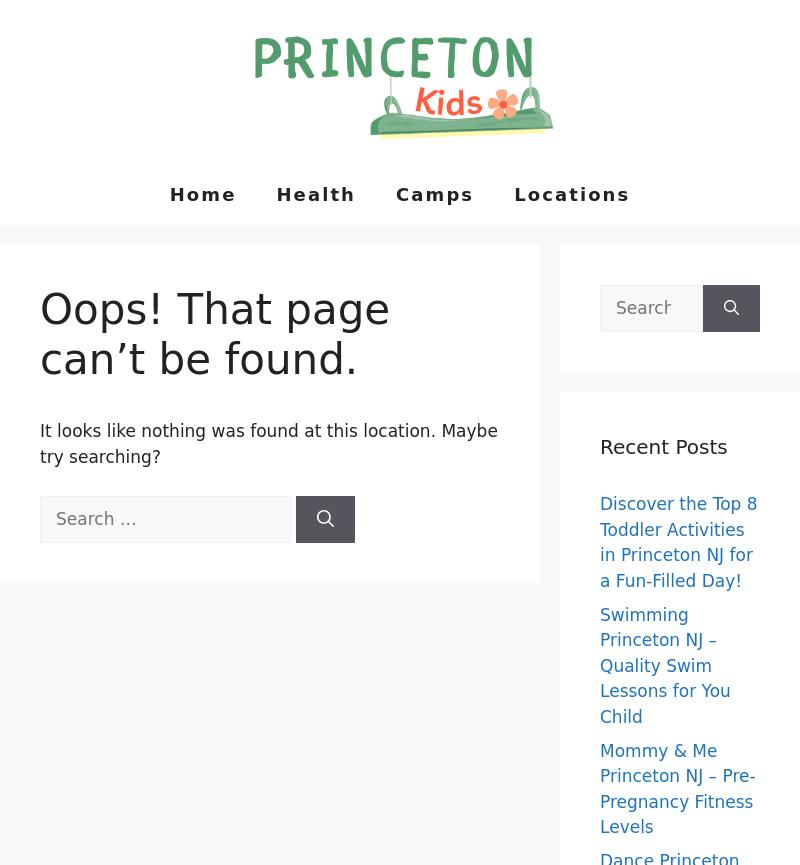 The height and width of the screenshot is (865, 800). I want to click on 'Health', so click(315, 192).